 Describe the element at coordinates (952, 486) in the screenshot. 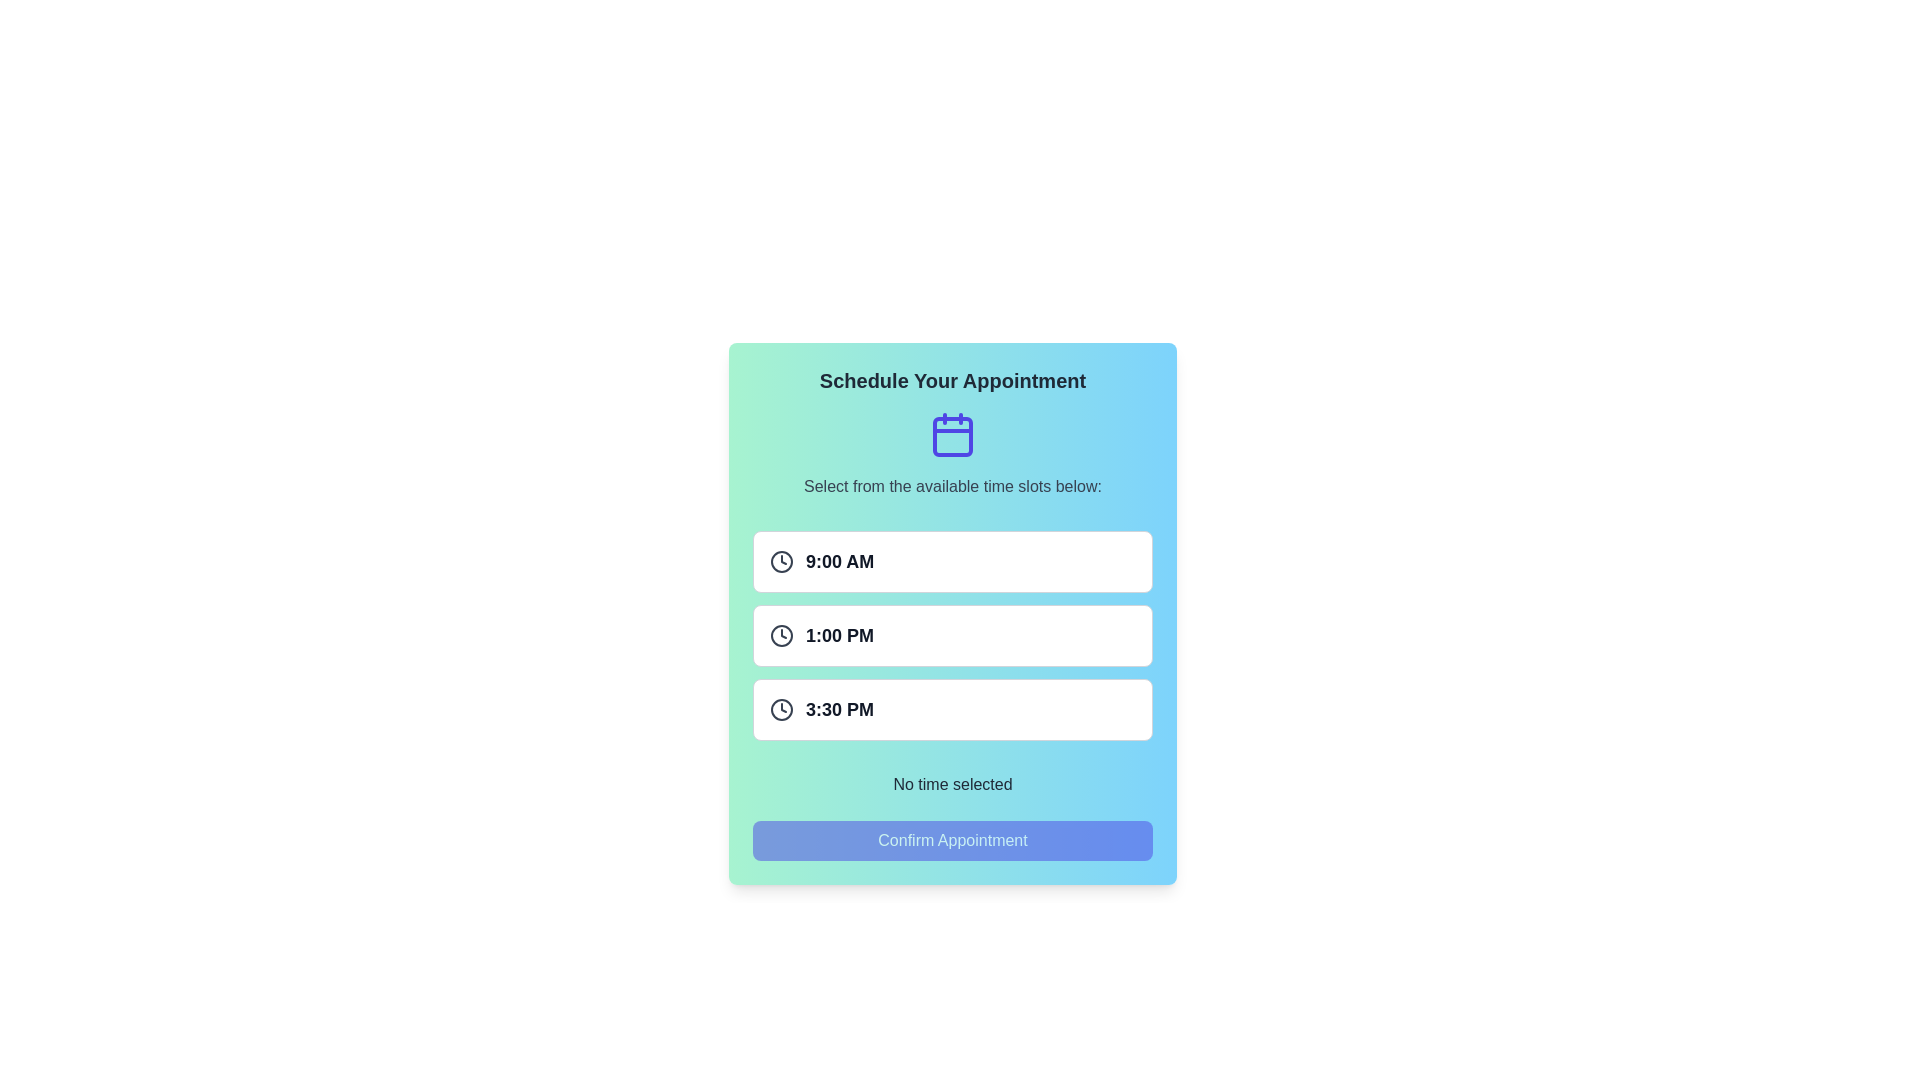

I see `the text label displaying 'Select from the available time slots below:' which is centered in the dialog box below the calendar icon` at that location.